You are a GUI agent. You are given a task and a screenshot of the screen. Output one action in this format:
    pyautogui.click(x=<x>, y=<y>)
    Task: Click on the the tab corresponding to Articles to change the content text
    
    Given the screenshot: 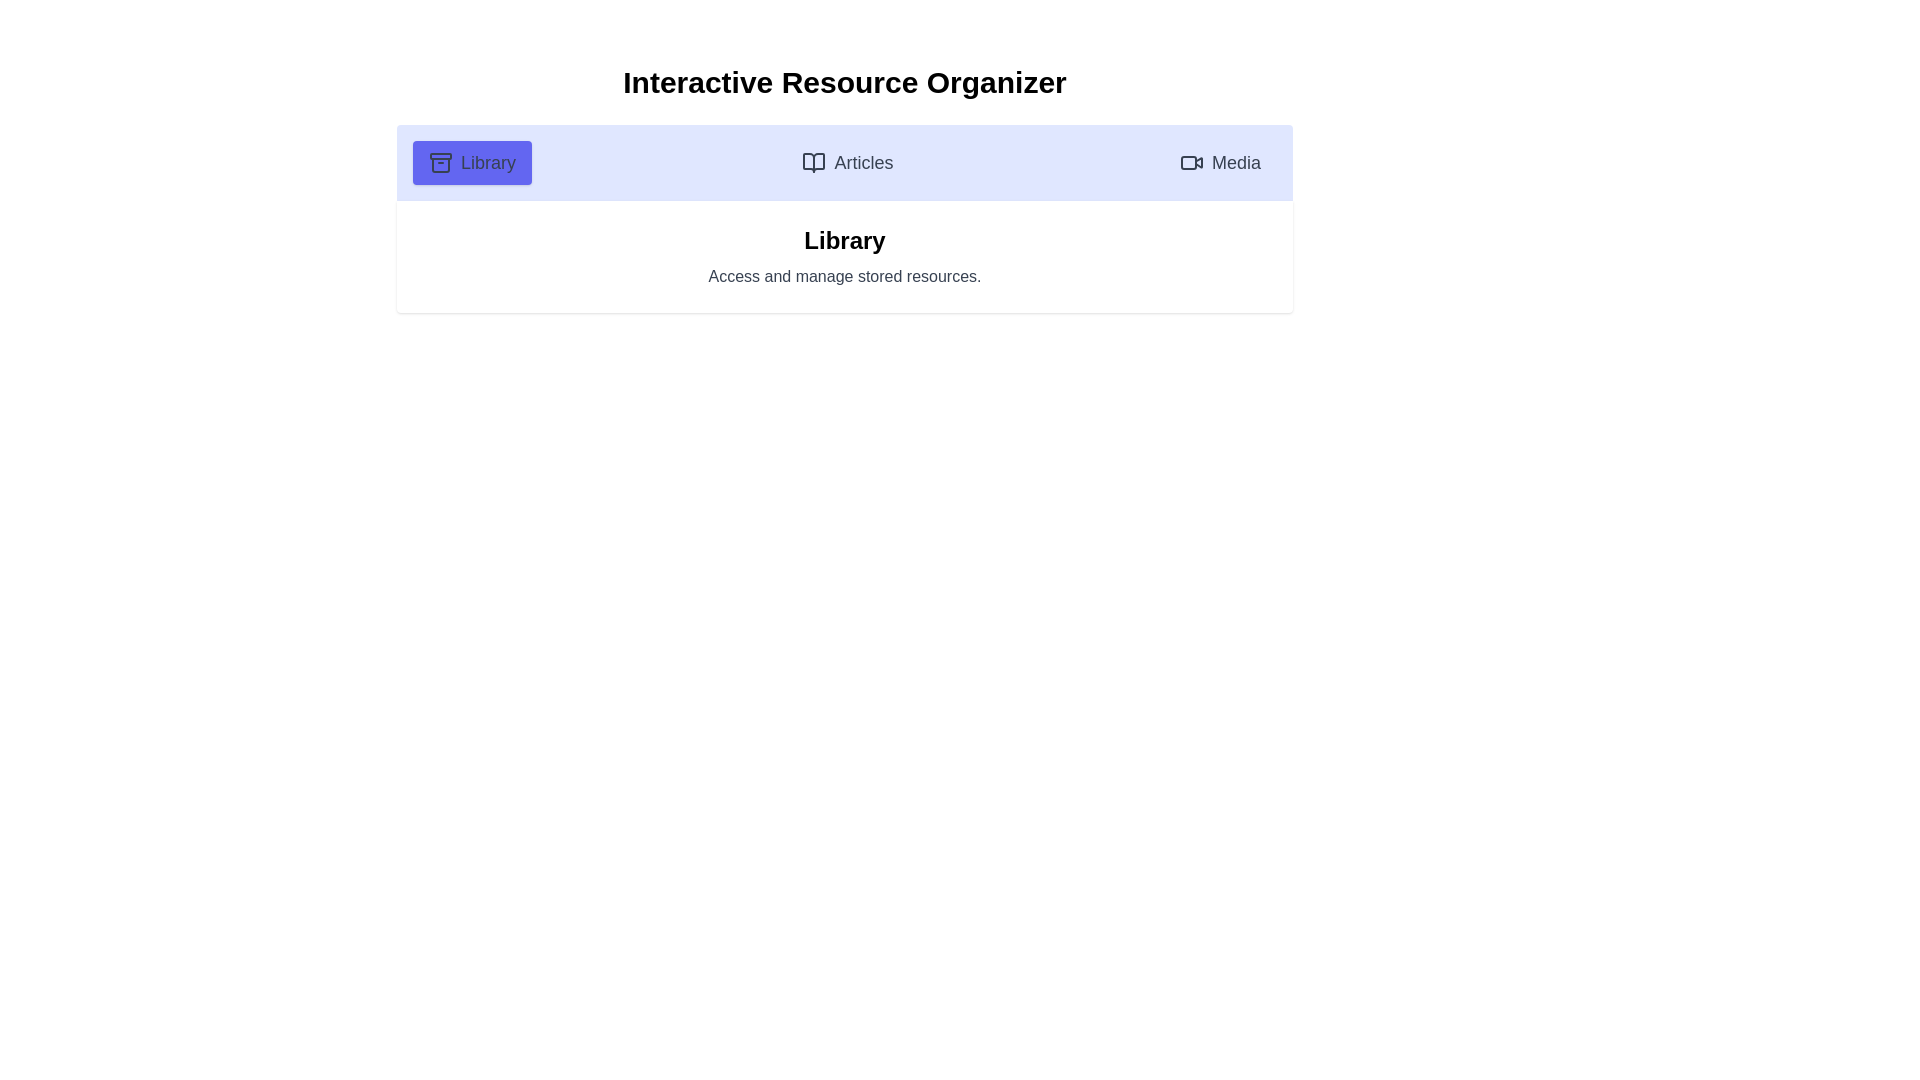 What is the action you would take?
    pyautogui.click(x=848, y=161)
    